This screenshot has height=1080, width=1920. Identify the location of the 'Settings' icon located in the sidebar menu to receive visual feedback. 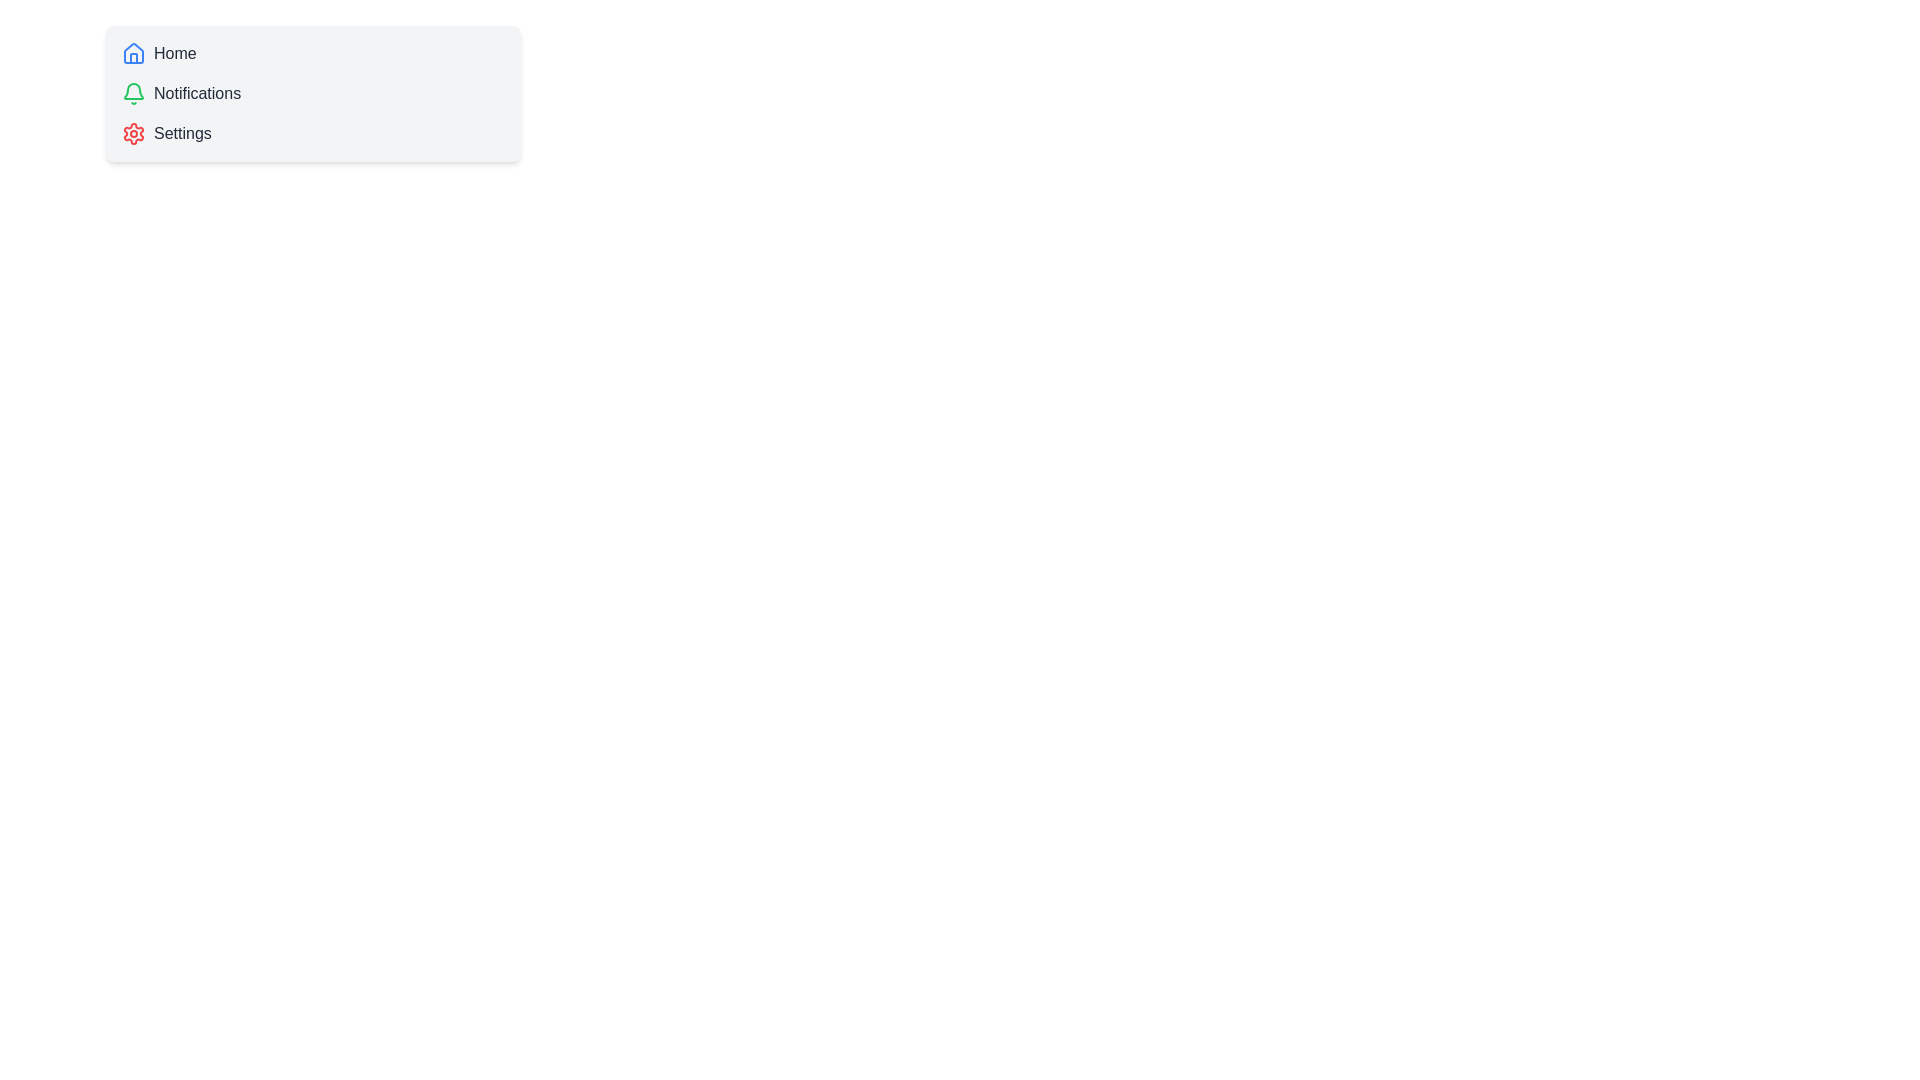
(133, 134).